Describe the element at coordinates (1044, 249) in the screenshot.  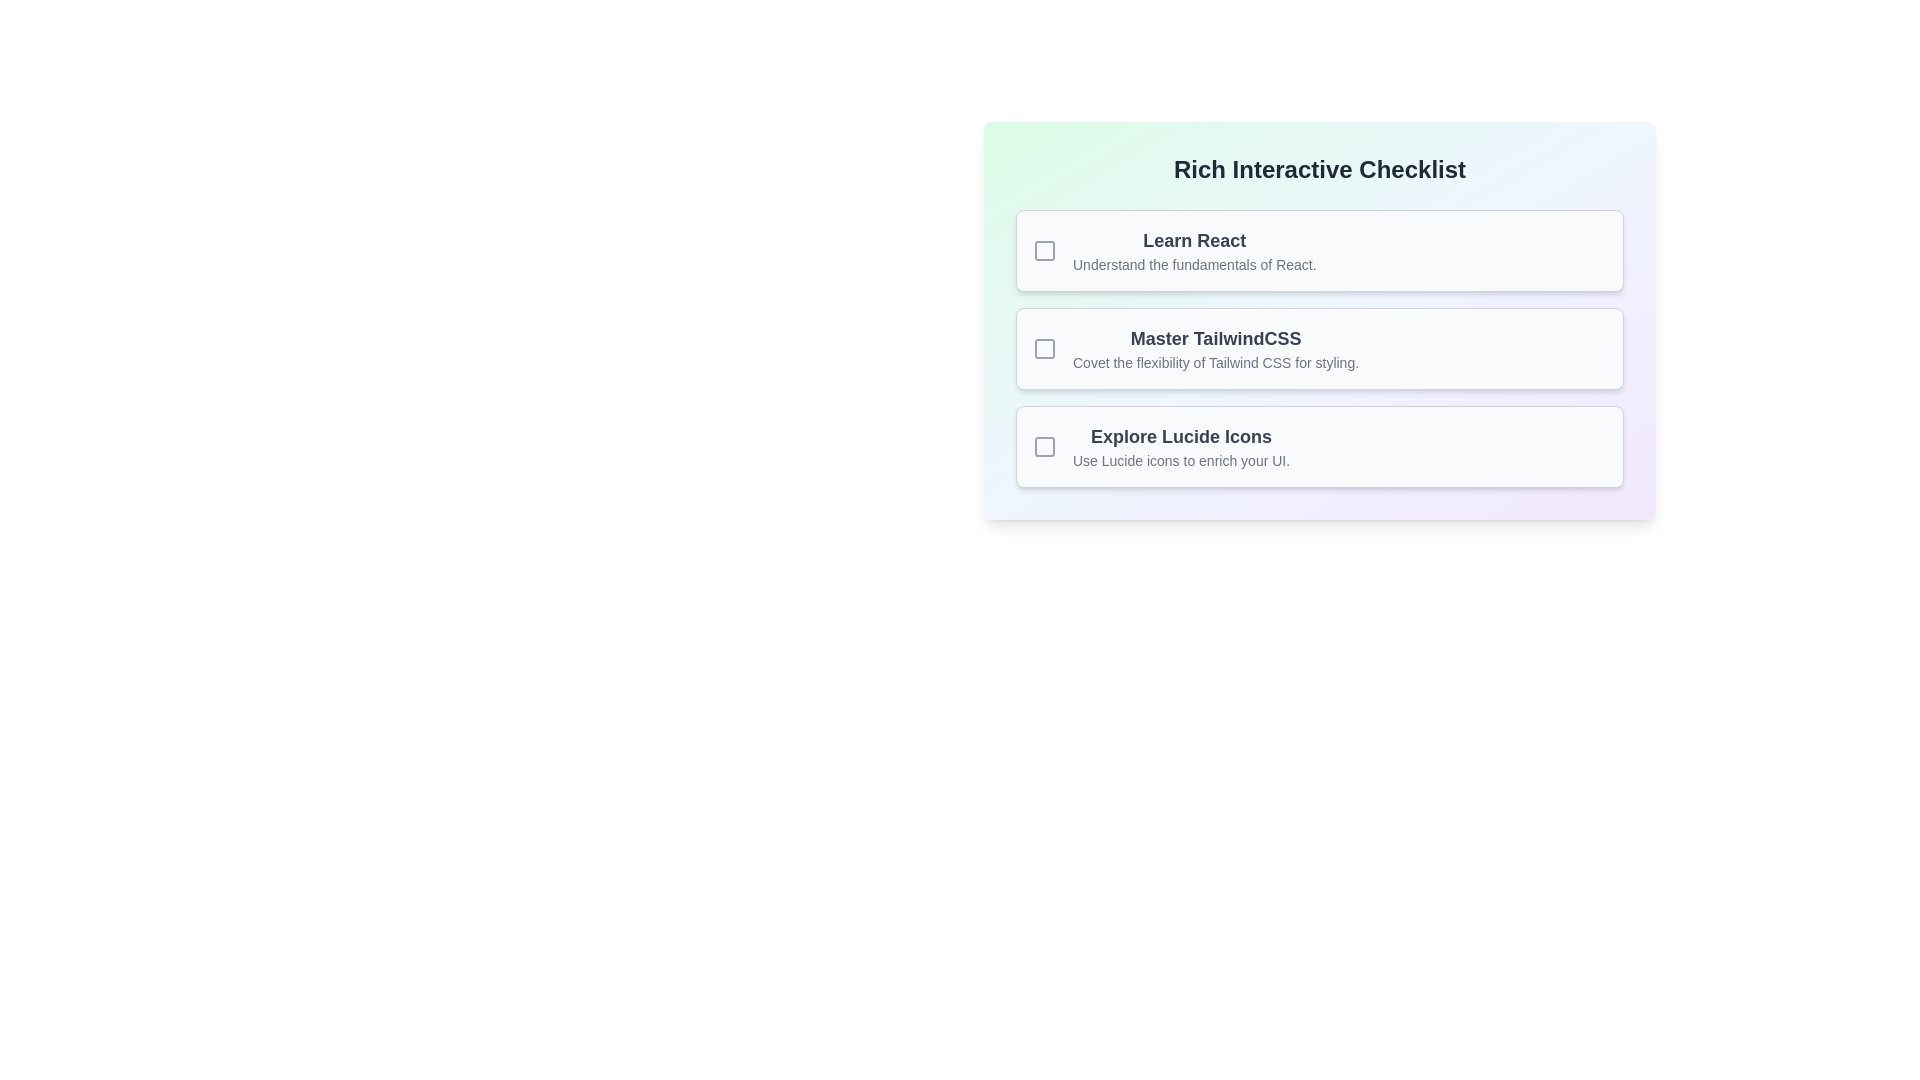
I see `the empty checkbox located next` at that location.